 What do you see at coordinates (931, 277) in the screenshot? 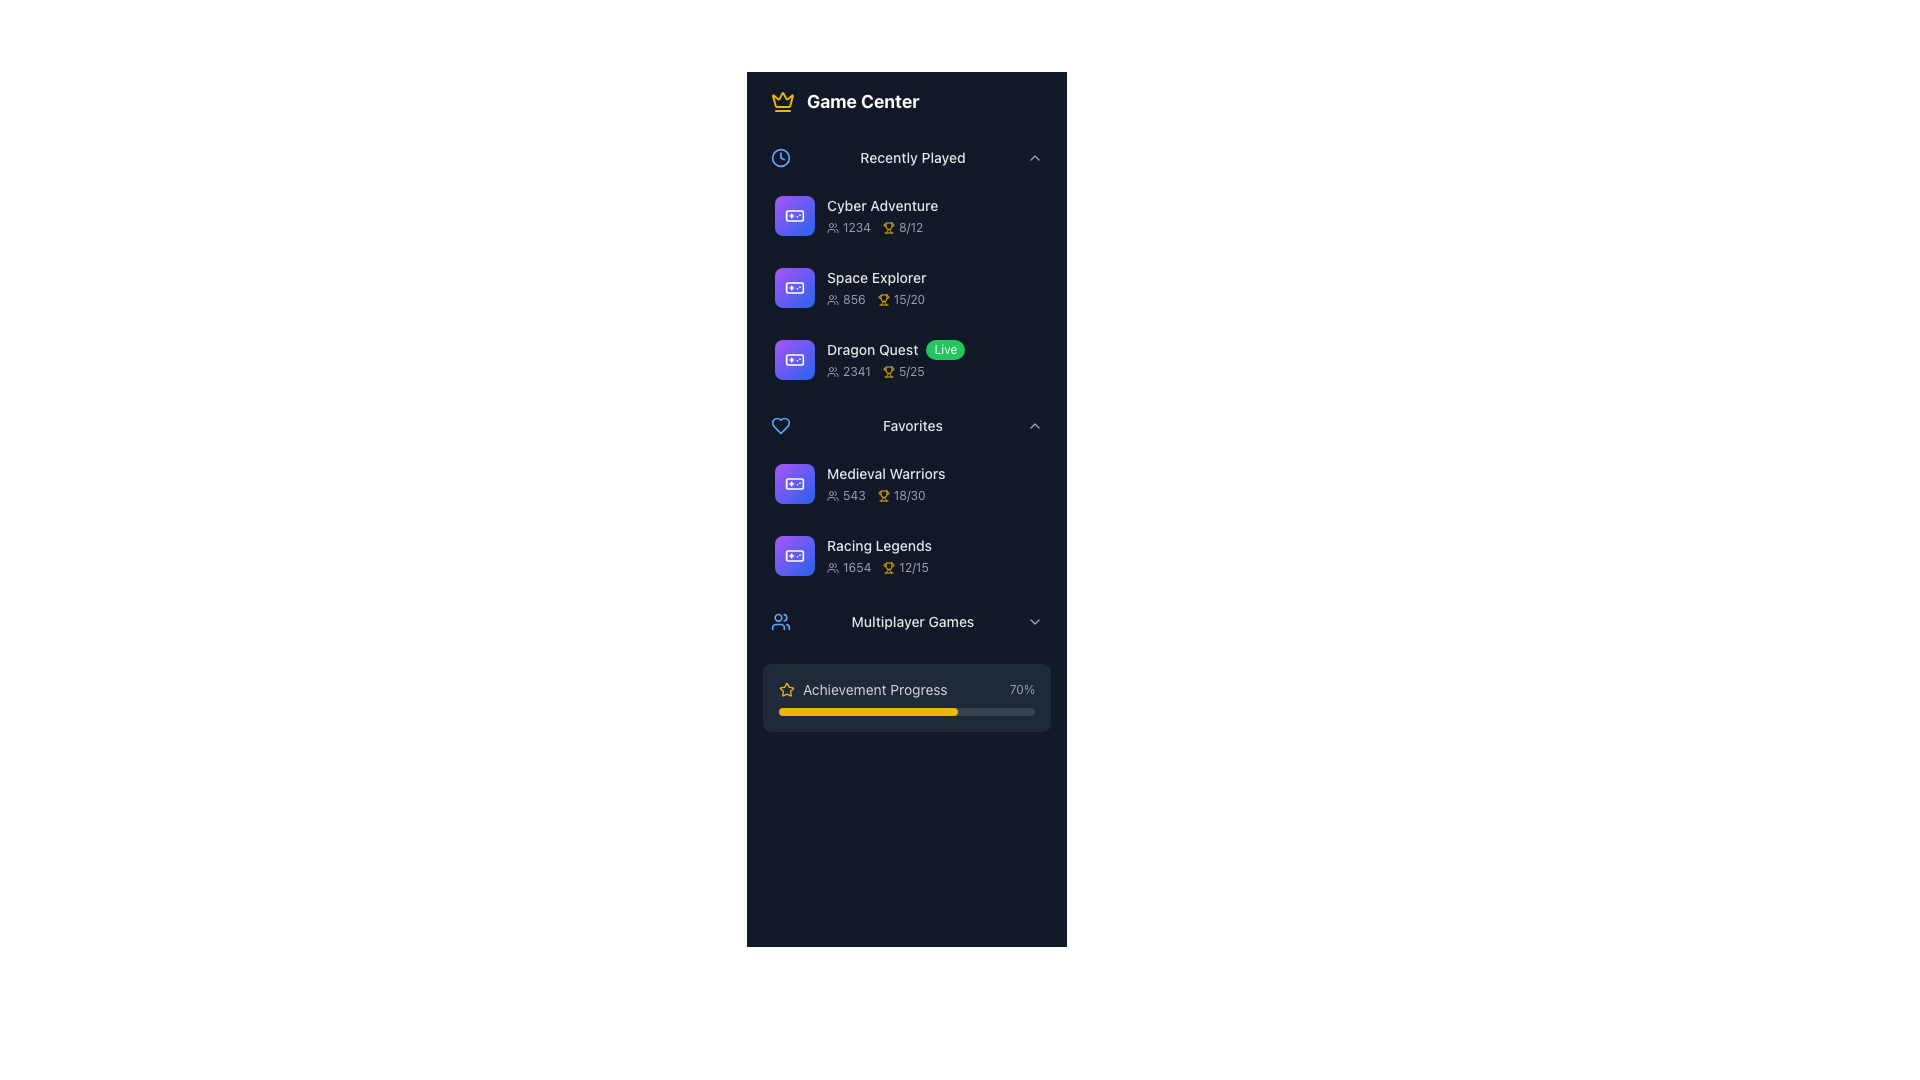
I see `the title text label reading 'Space Explorer' to view additional information about the game` at bounding box center [931, 277].